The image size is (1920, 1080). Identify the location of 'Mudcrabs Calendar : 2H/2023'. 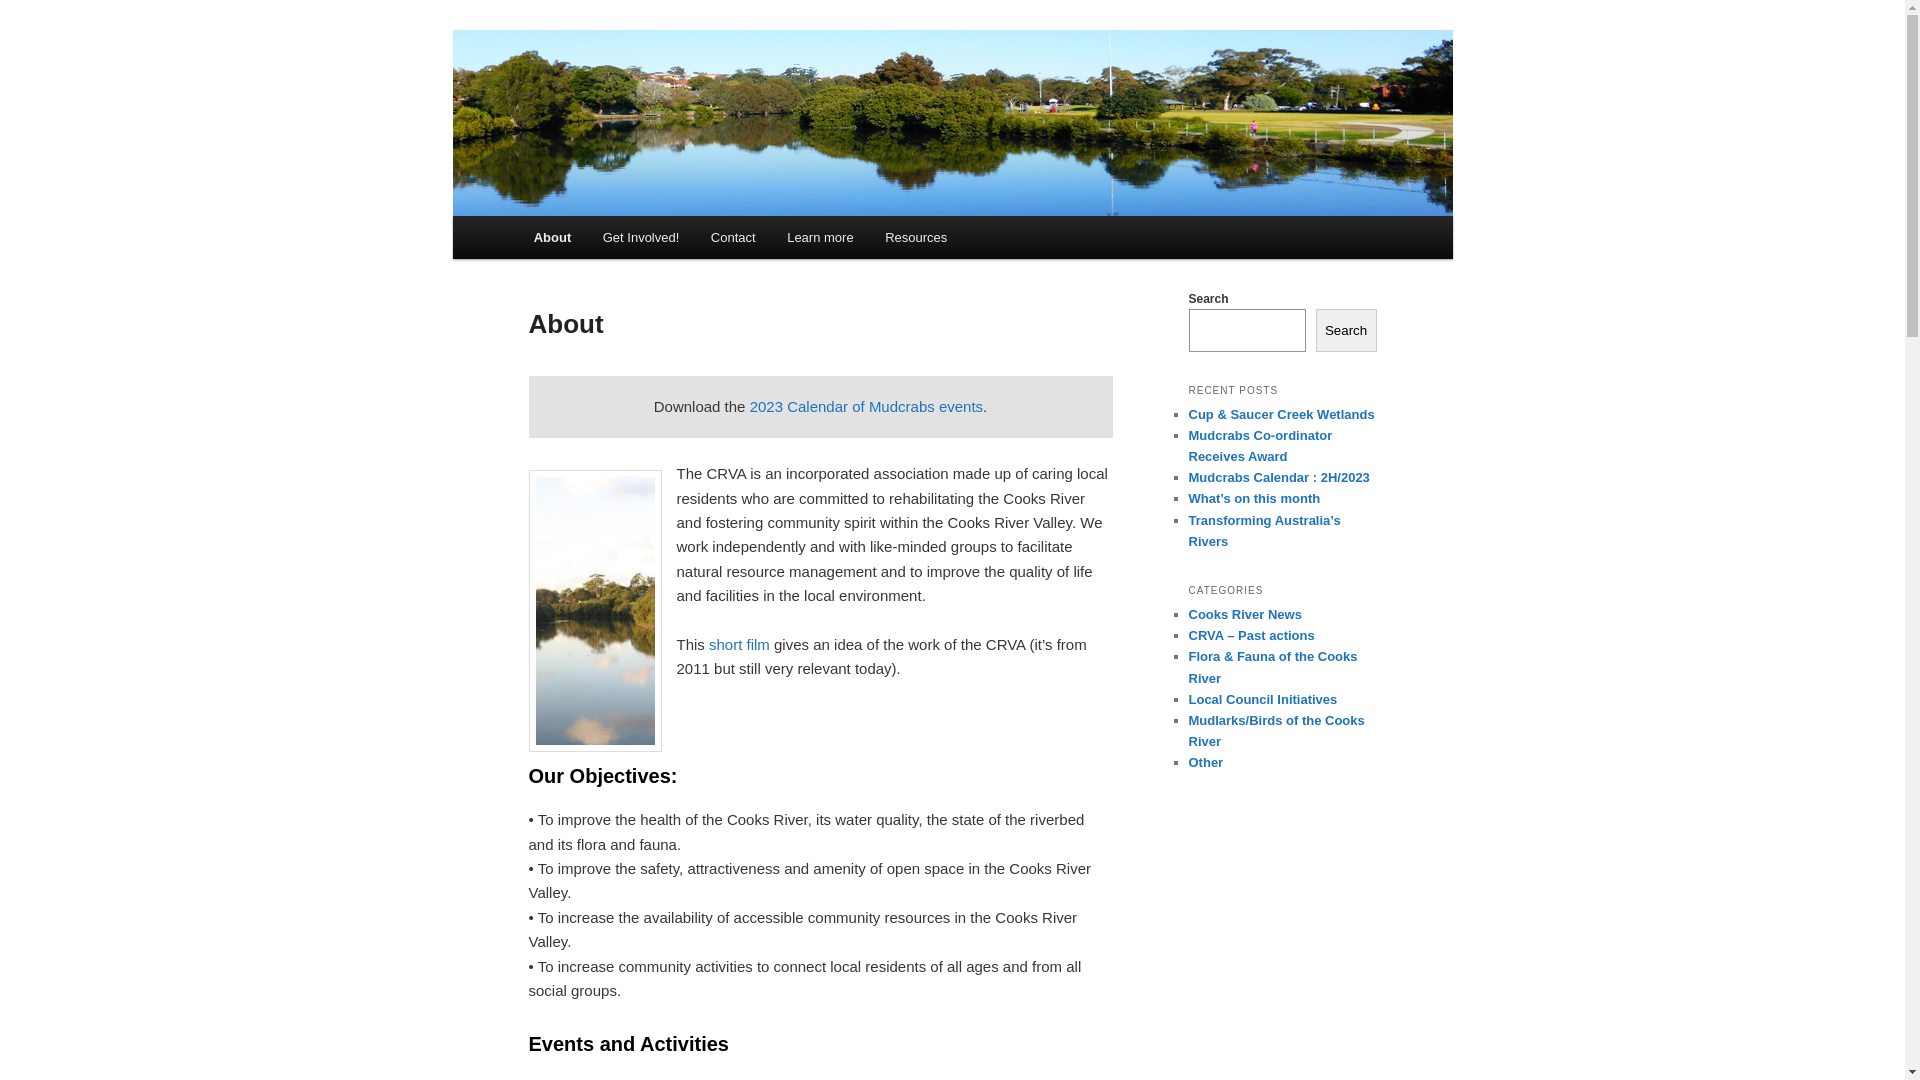
(1277, 477).